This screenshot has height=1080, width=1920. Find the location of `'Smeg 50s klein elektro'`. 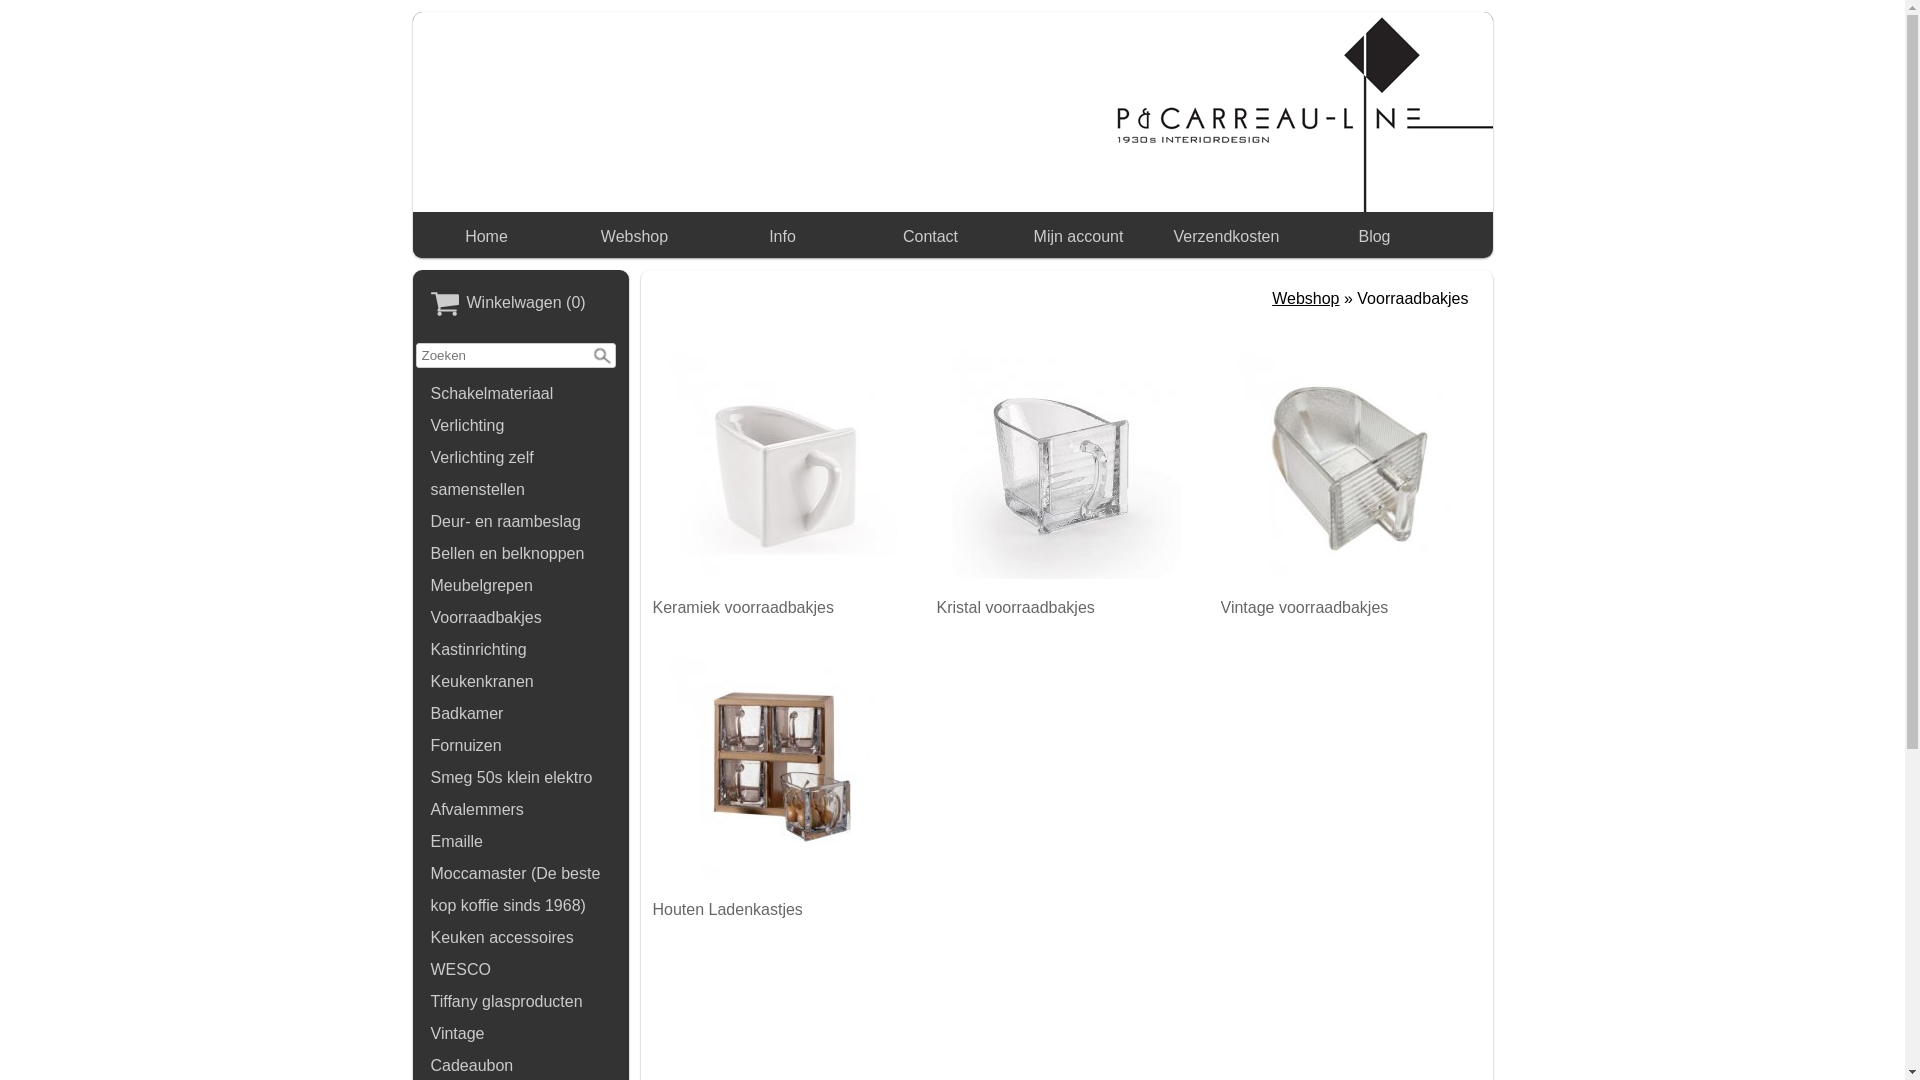

'Smeg 50s klein elektro' is located at coordinates (521, 777).